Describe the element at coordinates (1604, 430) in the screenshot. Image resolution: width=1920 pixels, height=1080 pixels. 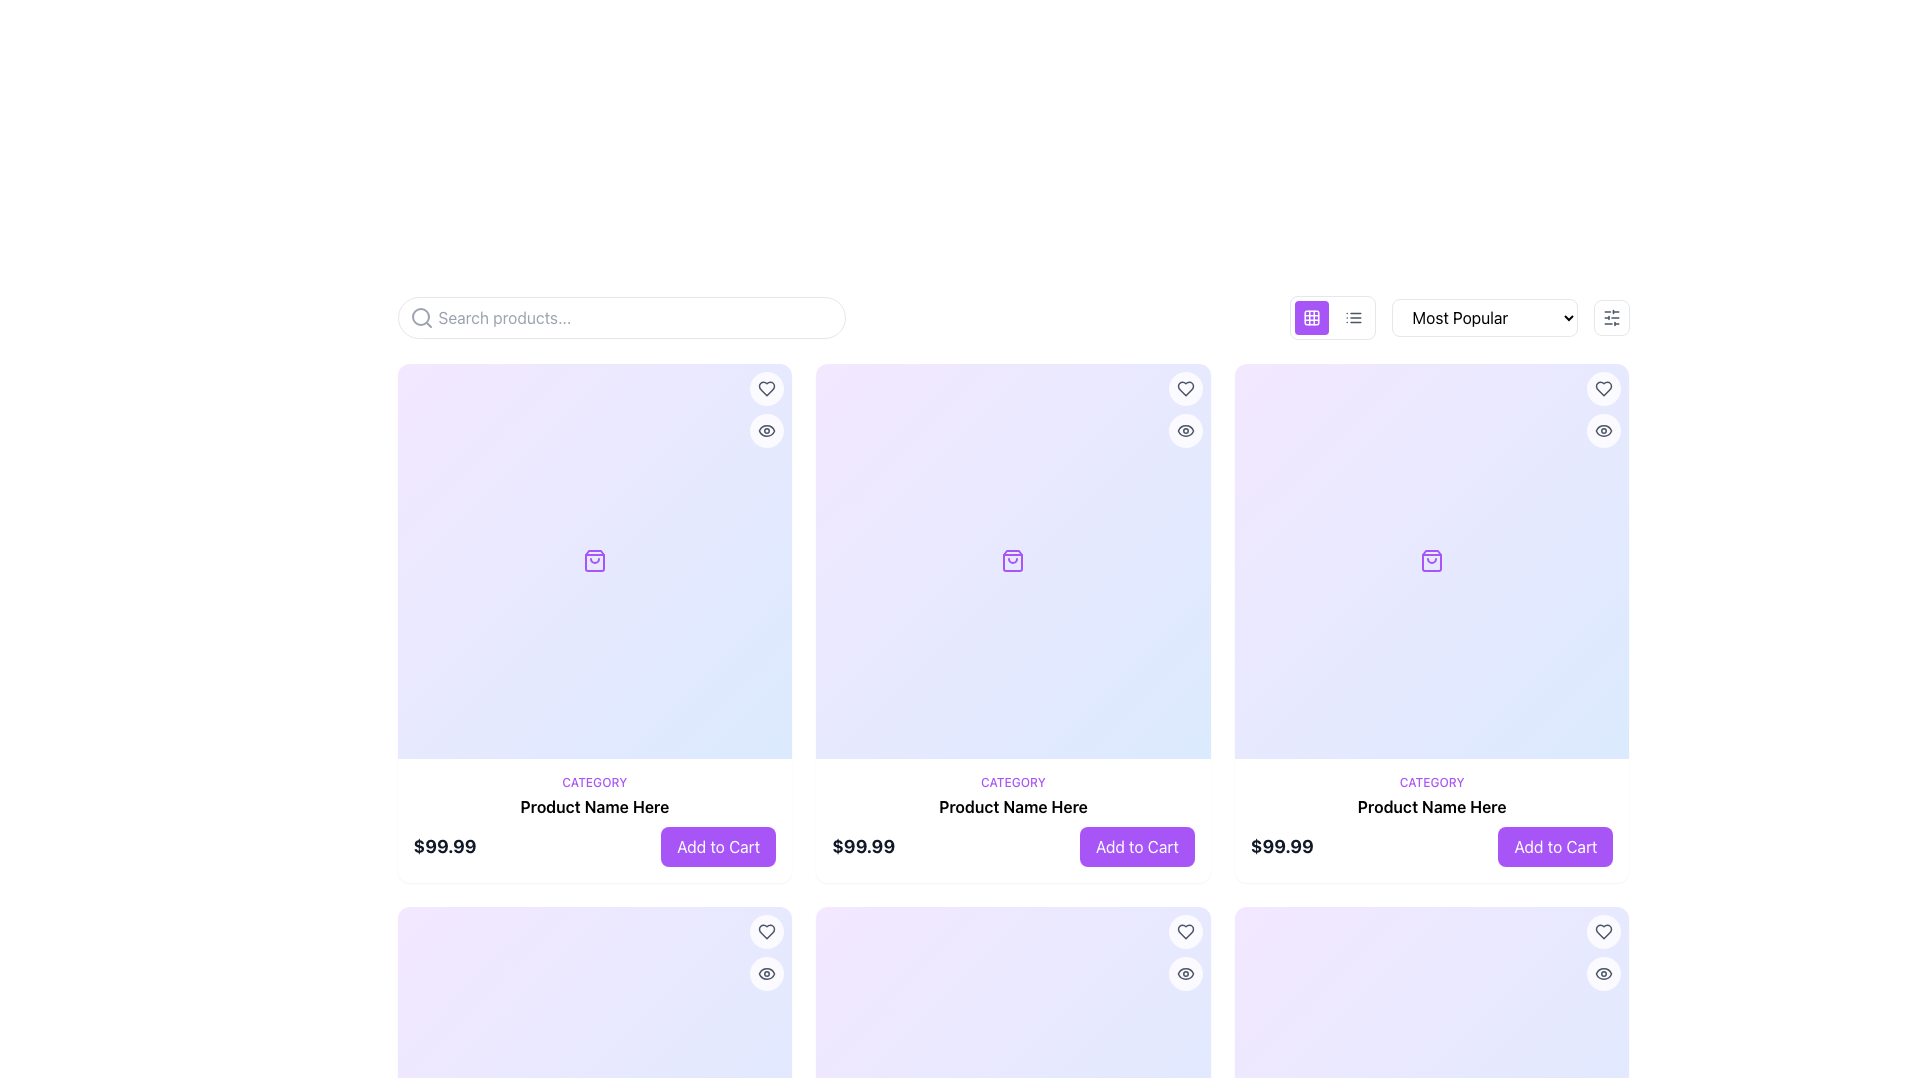
I see `the preview icon located at the right side of the product card, below the heart icon` at that location.